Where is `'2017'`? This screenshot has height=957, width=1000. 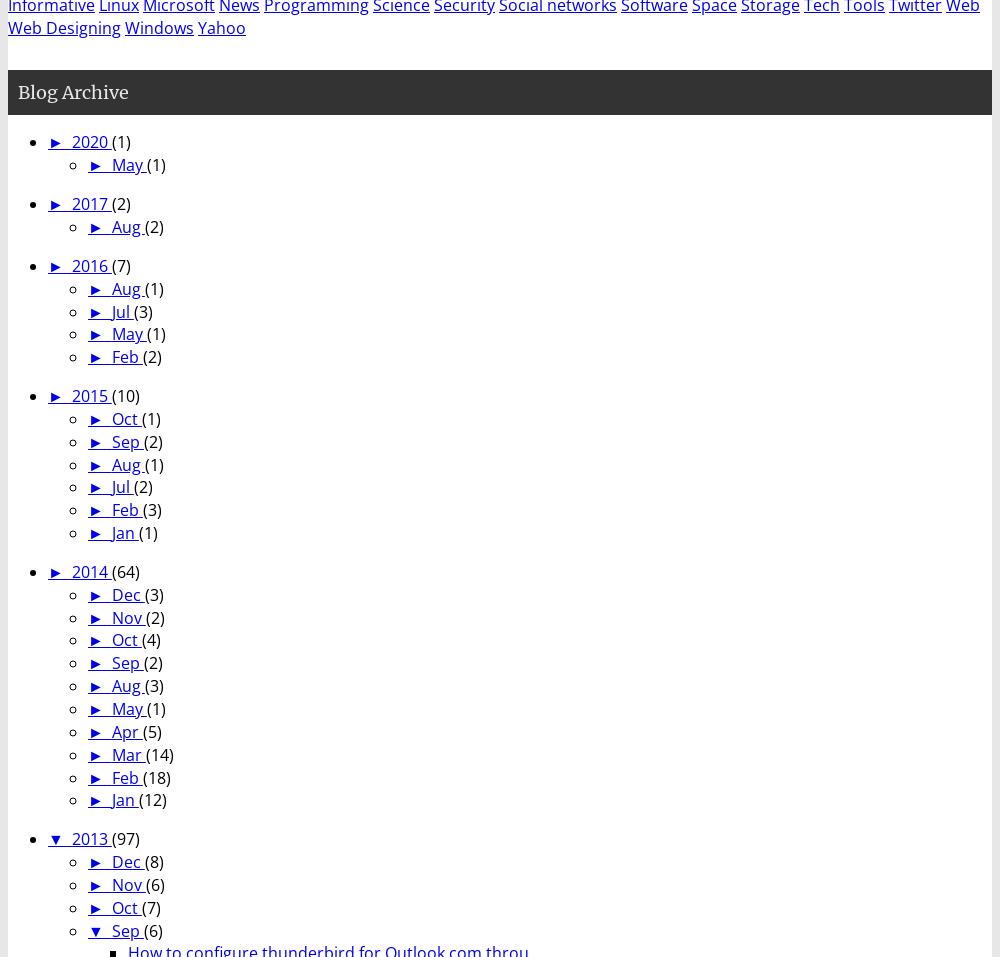
'2017' is located at coordinates (70, 203).